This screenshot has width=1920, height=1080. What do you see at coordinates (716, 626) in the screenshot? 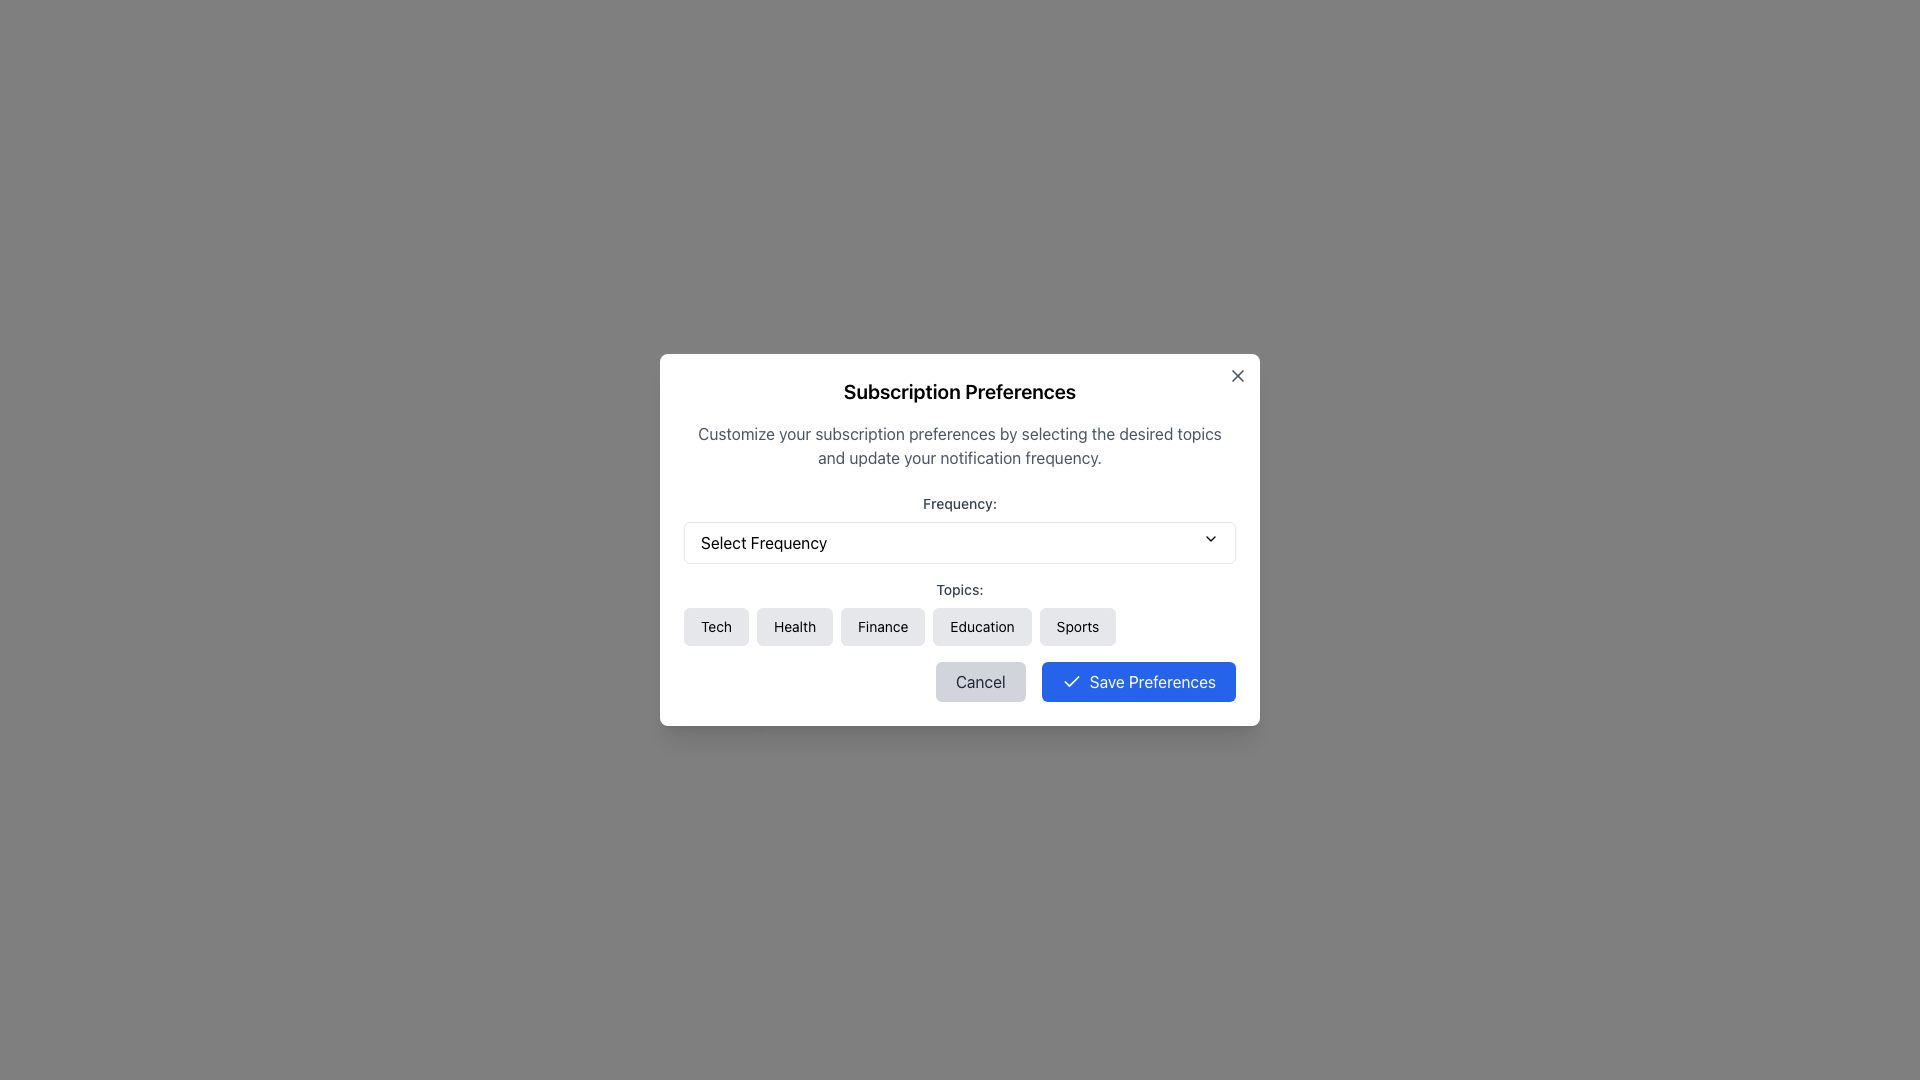
I see `the 'Tech' button in the subscription preferences dialog` at bounding box center [716, 626].